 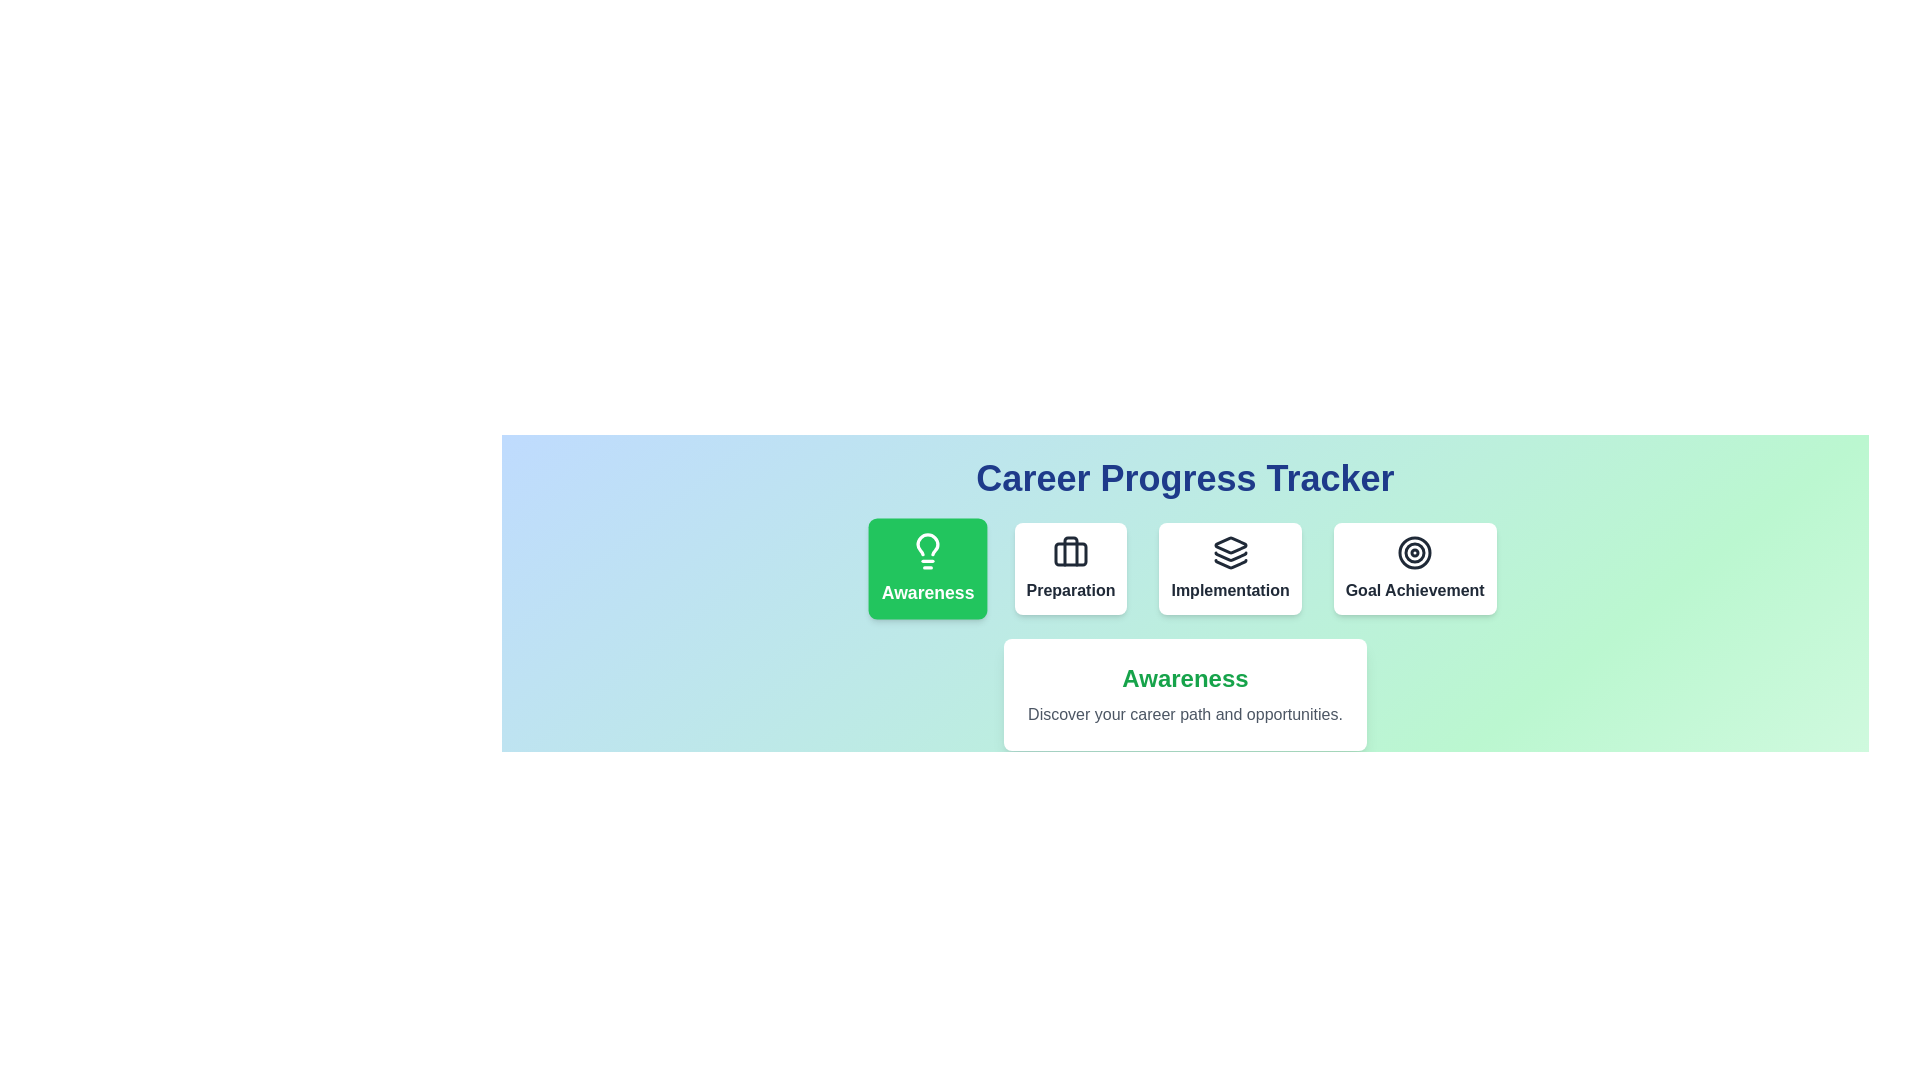 I want to click on the phase Goal Achievement by clicking on its button, so click(x=1414, y=569).